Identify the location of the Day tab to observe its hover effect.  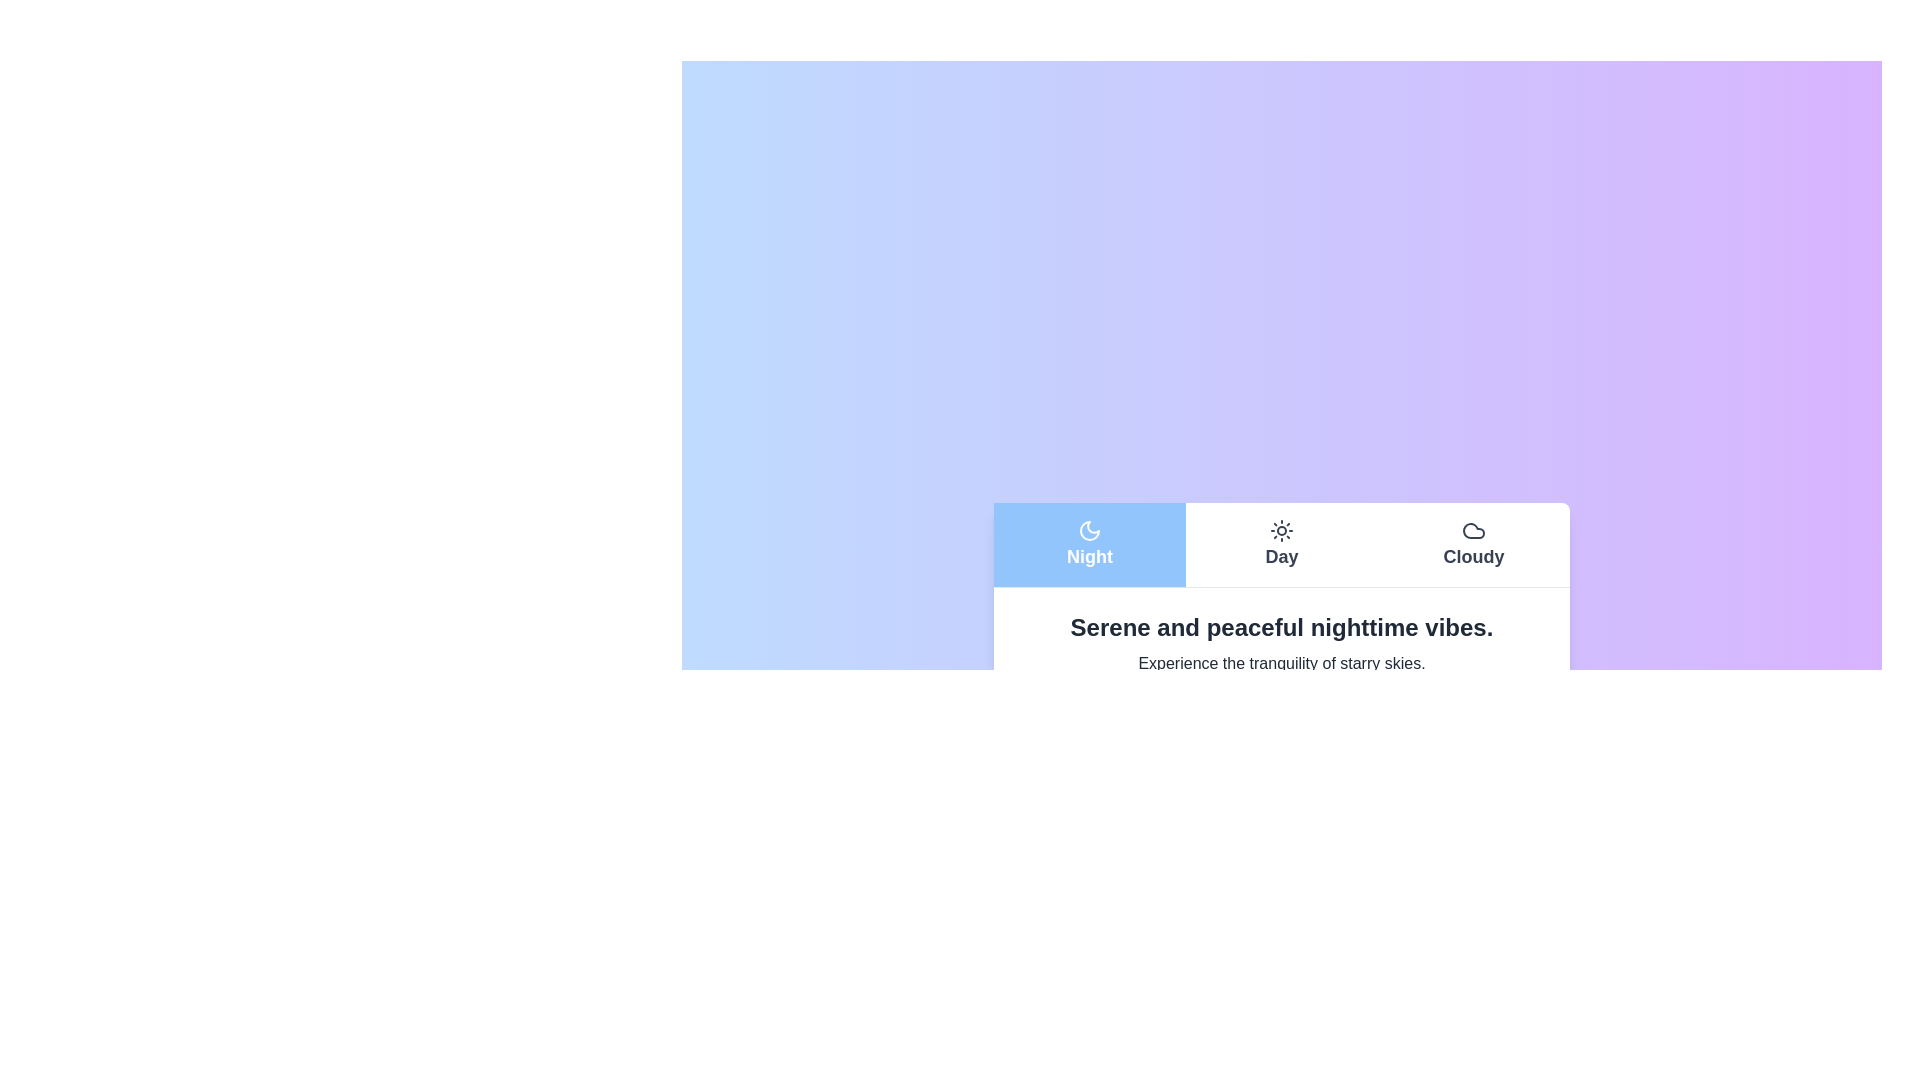
(1281, 544).